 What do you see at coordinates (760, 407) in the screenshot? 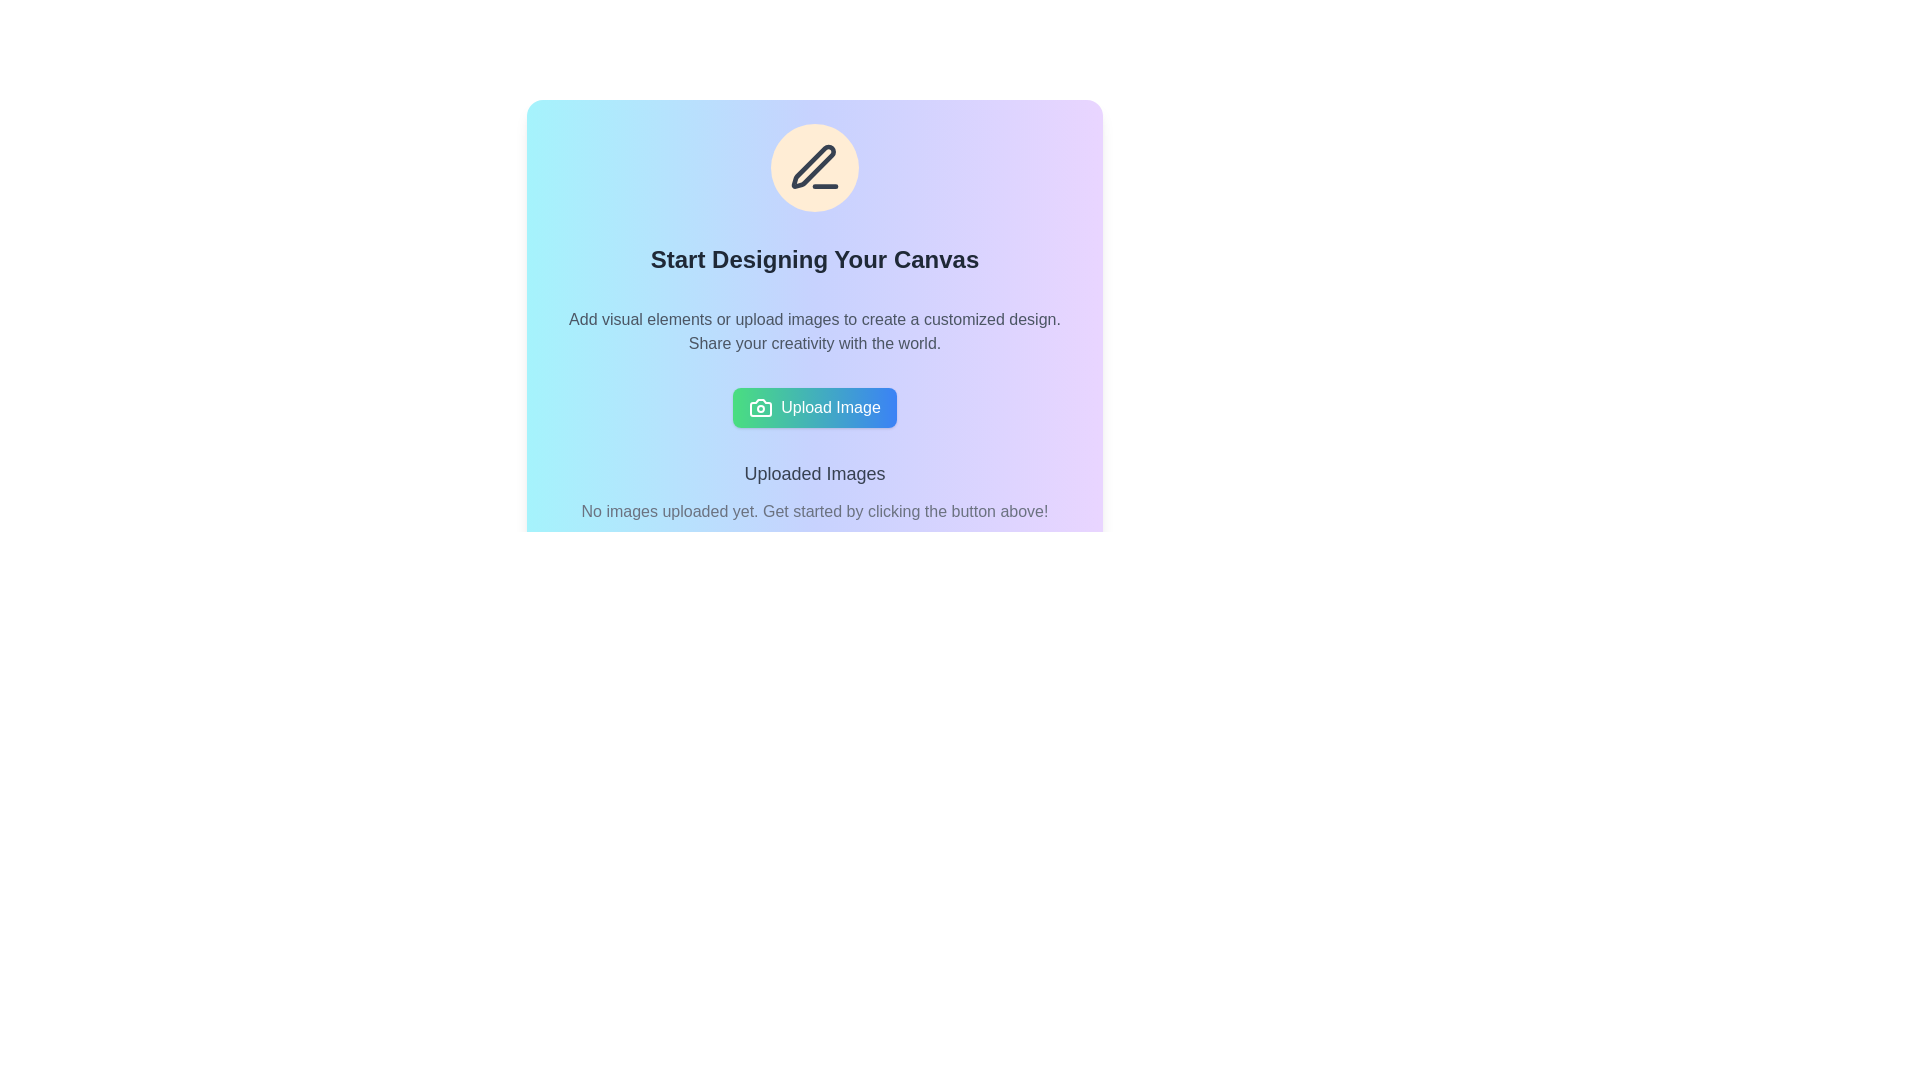
I see `the camera icon in the 'Upload Image' button, which is styled in a modern line-drawing format and located above the button text` at bounding box center [760, 407].